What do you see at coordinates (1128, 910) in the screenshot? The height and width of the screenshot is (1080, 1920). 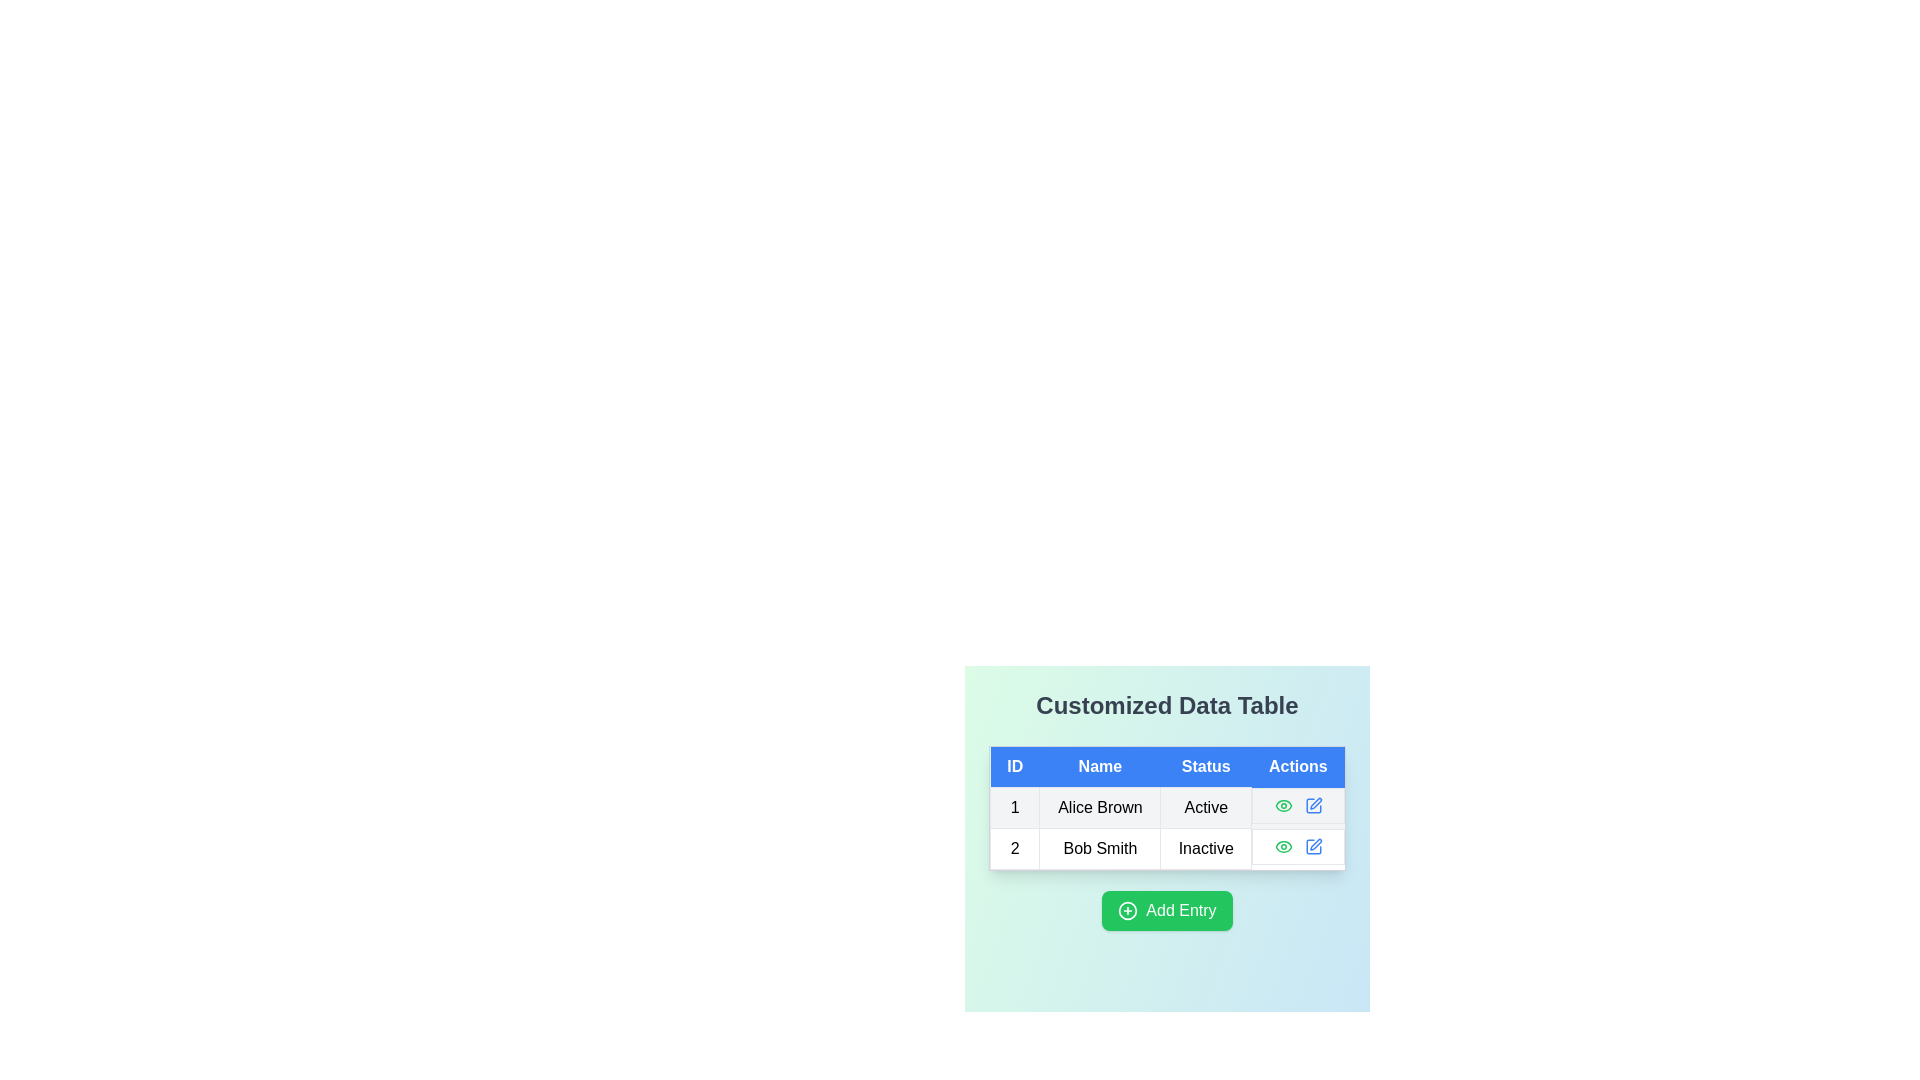 I see `the circular plus icon within the green button labeled 'Add Entry' located below the data table` at bounding box center [1128, 910].